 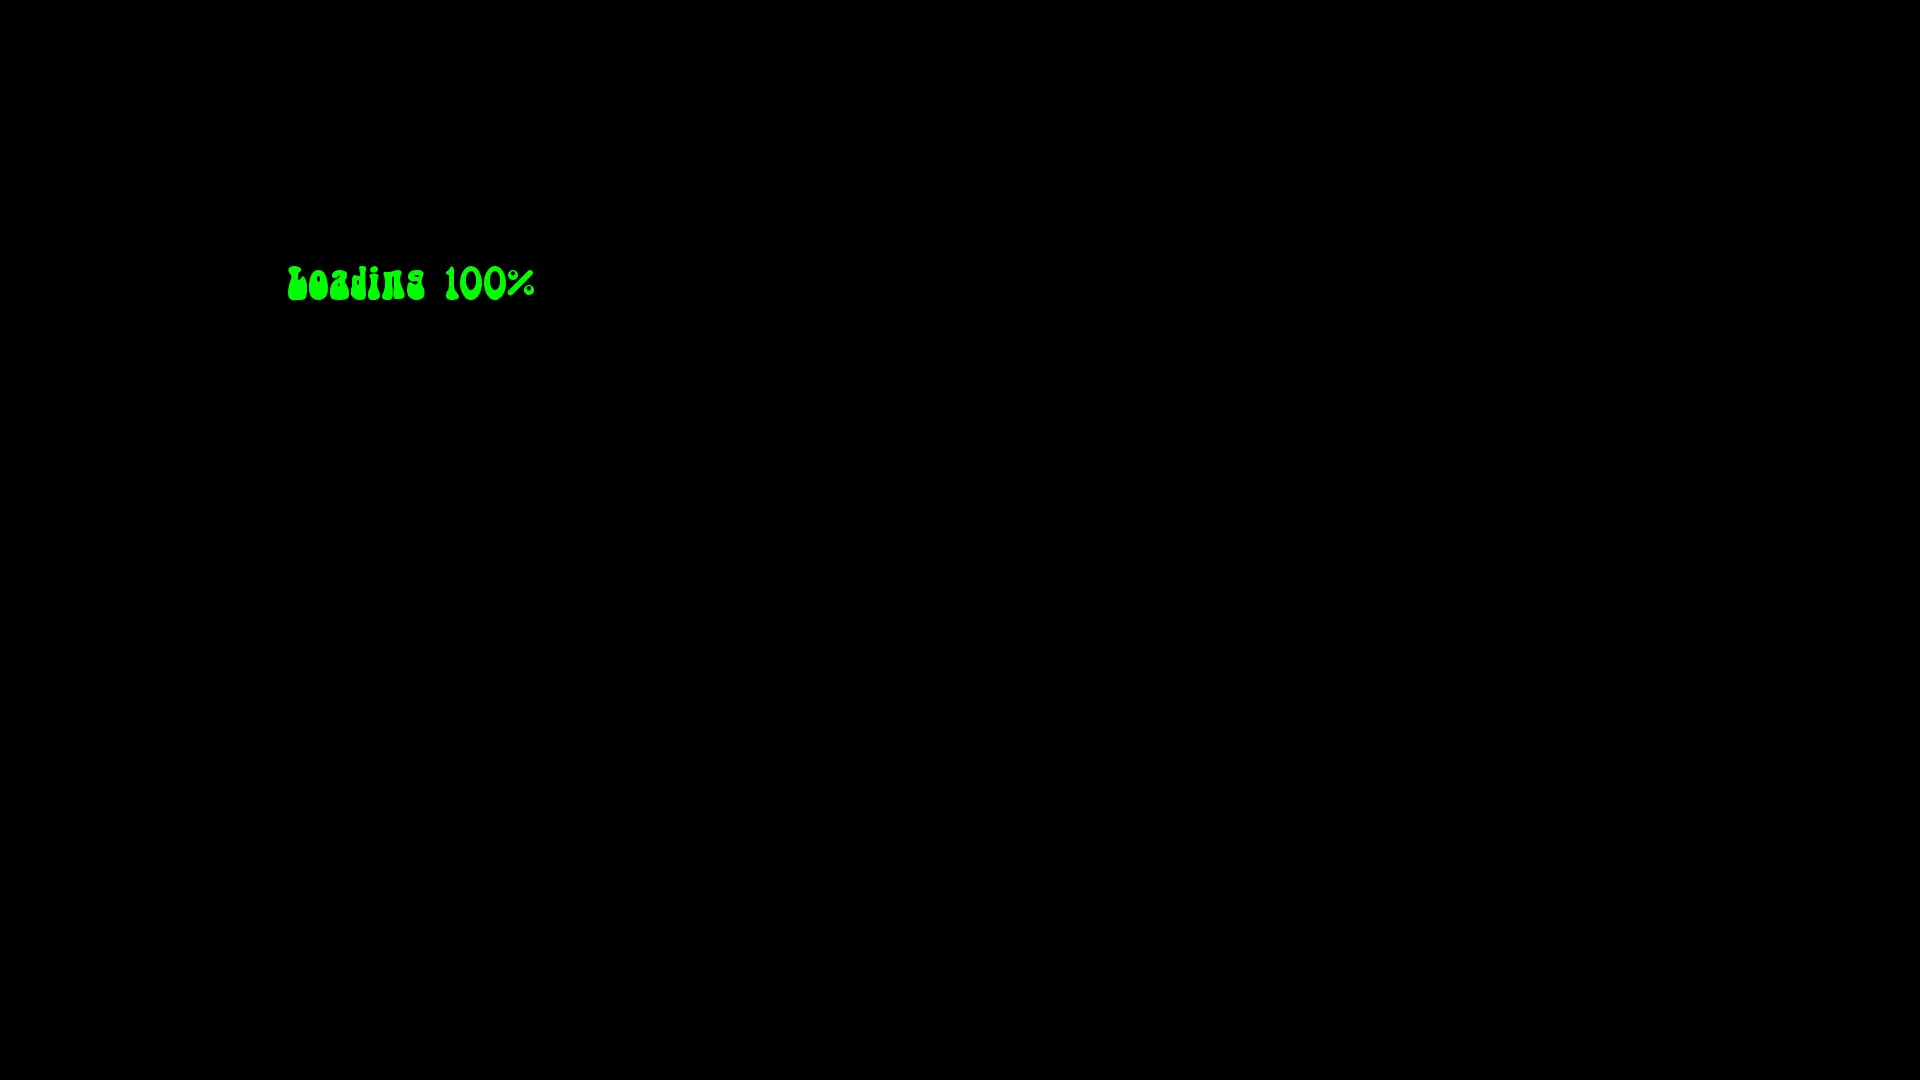 I want to click on CH, so click(x=661, y=356).